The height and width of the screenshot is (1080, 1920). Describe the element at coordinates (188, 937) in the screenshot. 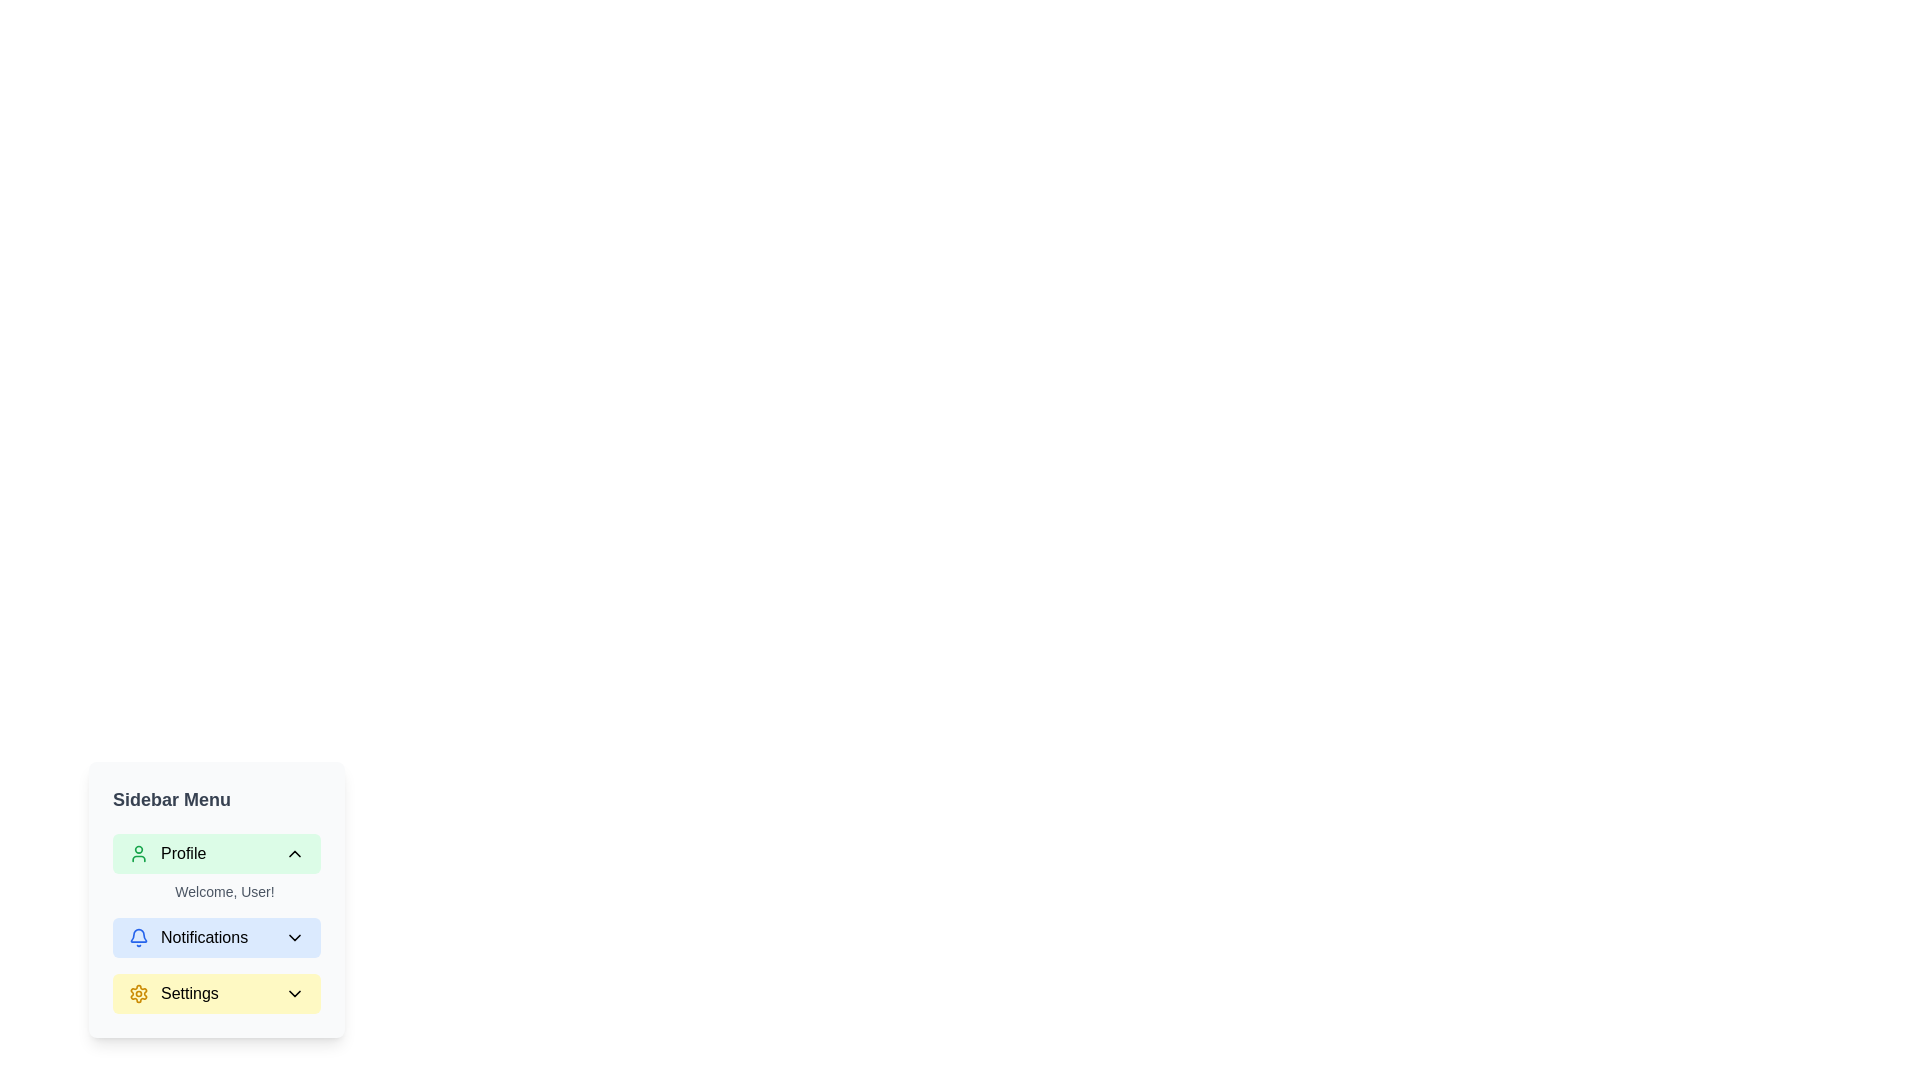

I see `the 'Notifications' label, which features a blue bell icon to its left` at that location.